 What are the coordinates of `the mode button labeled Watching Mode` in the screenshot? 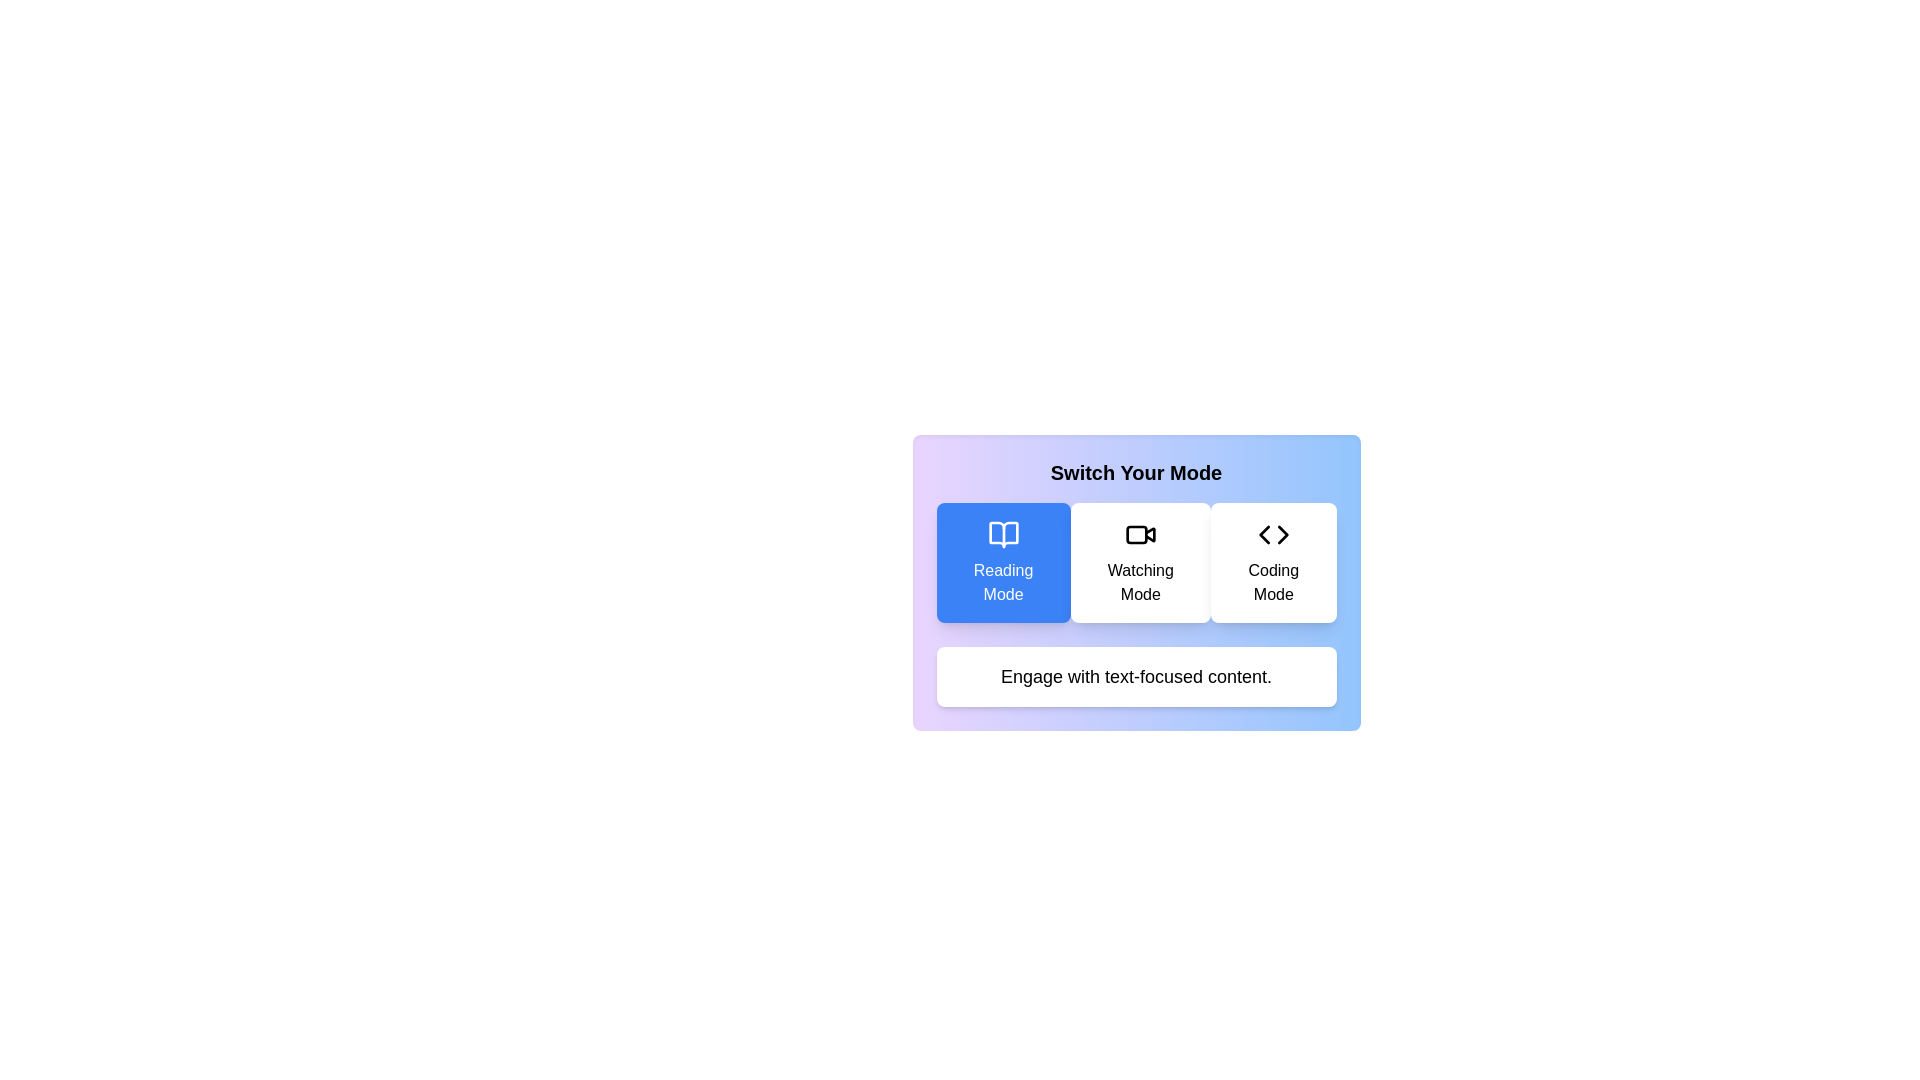 It's located at (1140, 563).